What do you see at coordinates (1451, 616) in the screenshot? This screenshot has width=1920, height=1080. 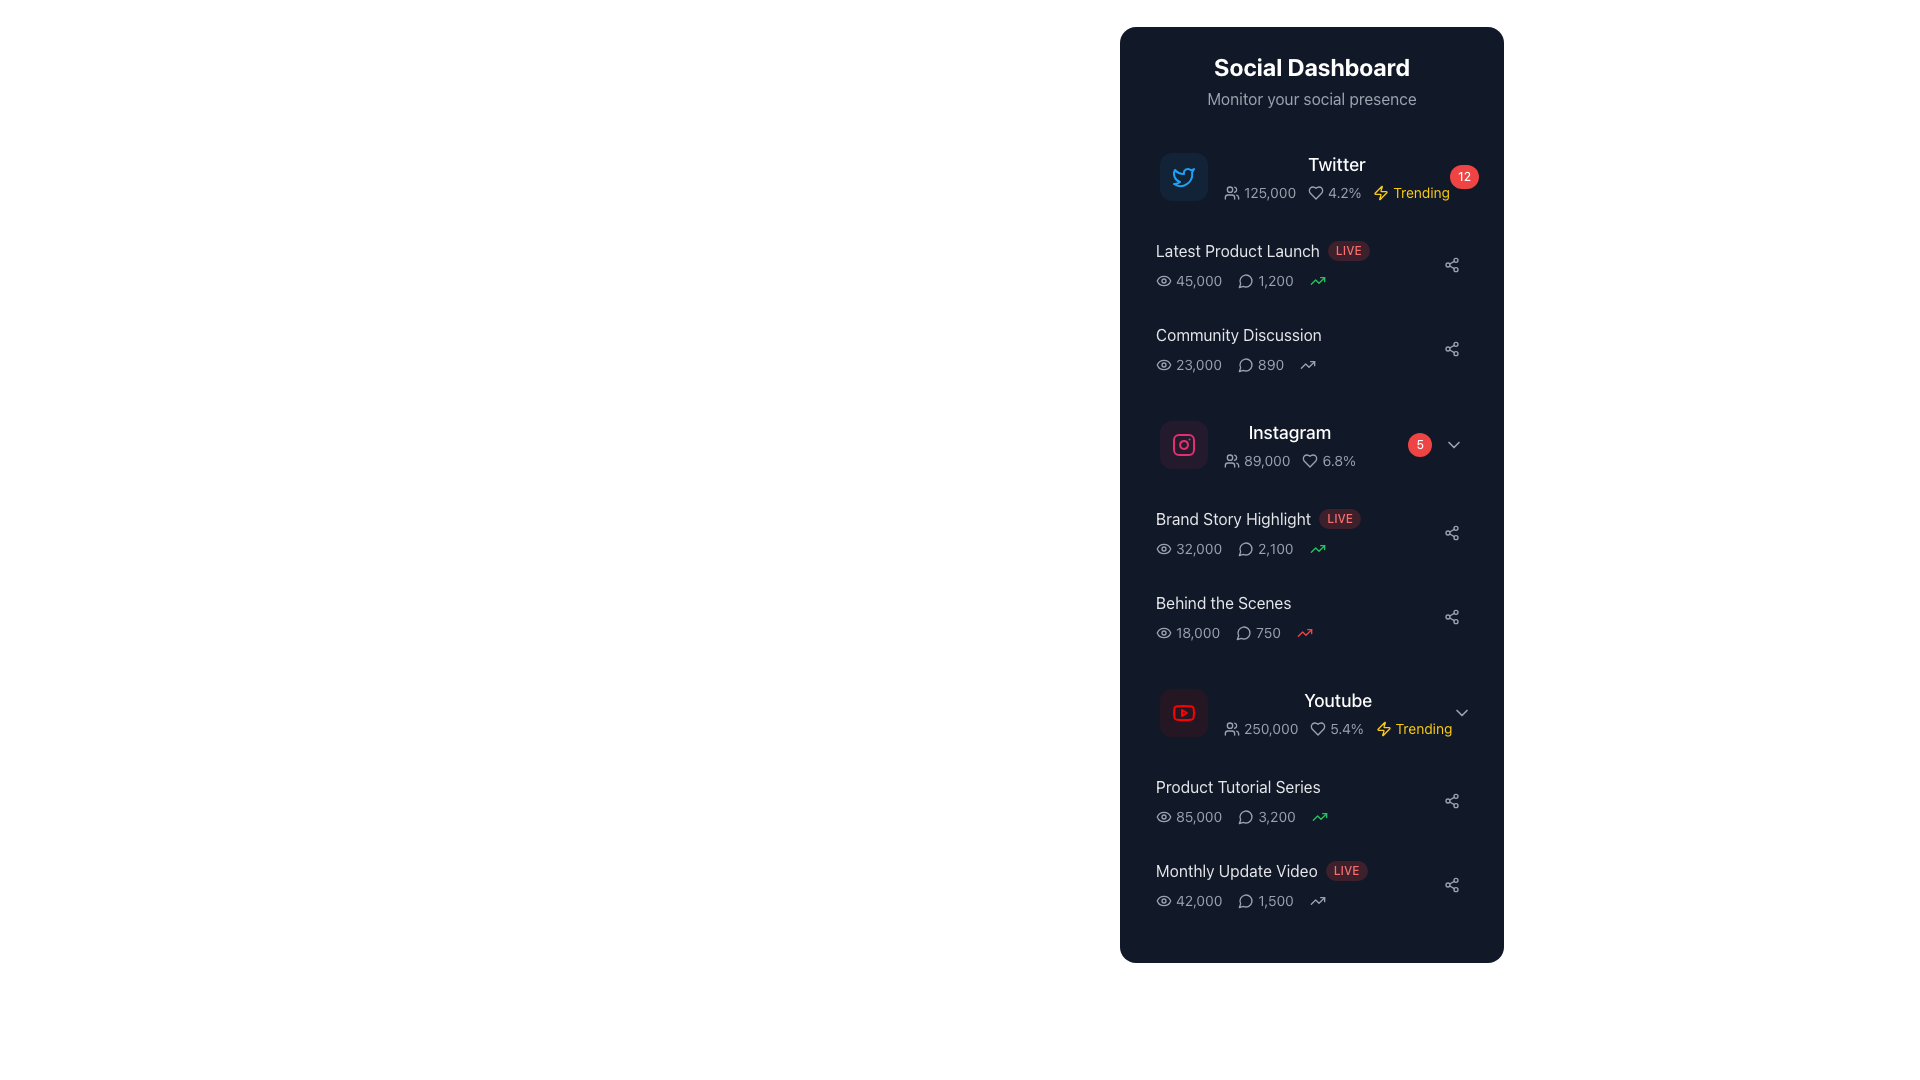 I see `the share icon button located in the rightmost section of the 'Behind the Scenes' entry in the dashboard to share the content` at bounding box center [1451, 616].